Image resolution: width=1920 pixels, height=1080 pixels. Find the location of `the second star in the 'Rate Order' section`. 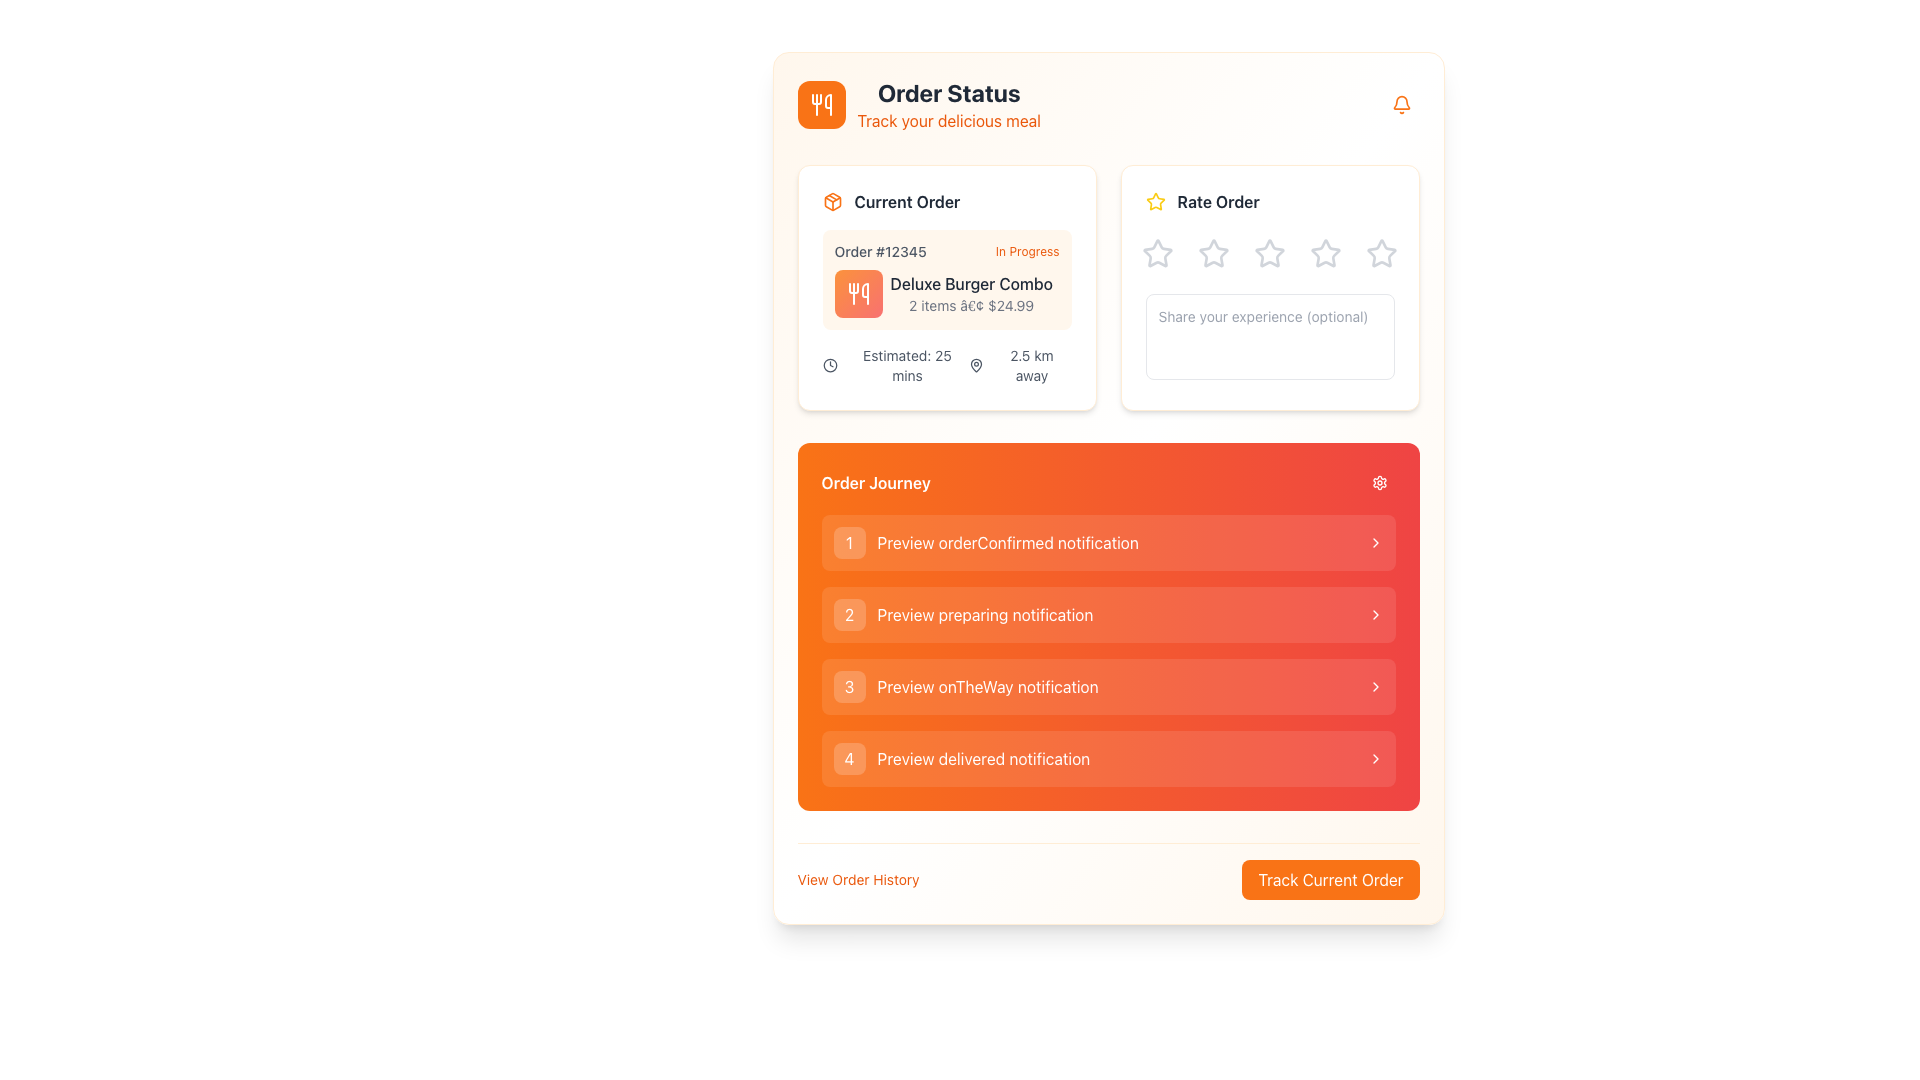

the second star in the 'Rate Order' section is located at coordinates (1213, 252).